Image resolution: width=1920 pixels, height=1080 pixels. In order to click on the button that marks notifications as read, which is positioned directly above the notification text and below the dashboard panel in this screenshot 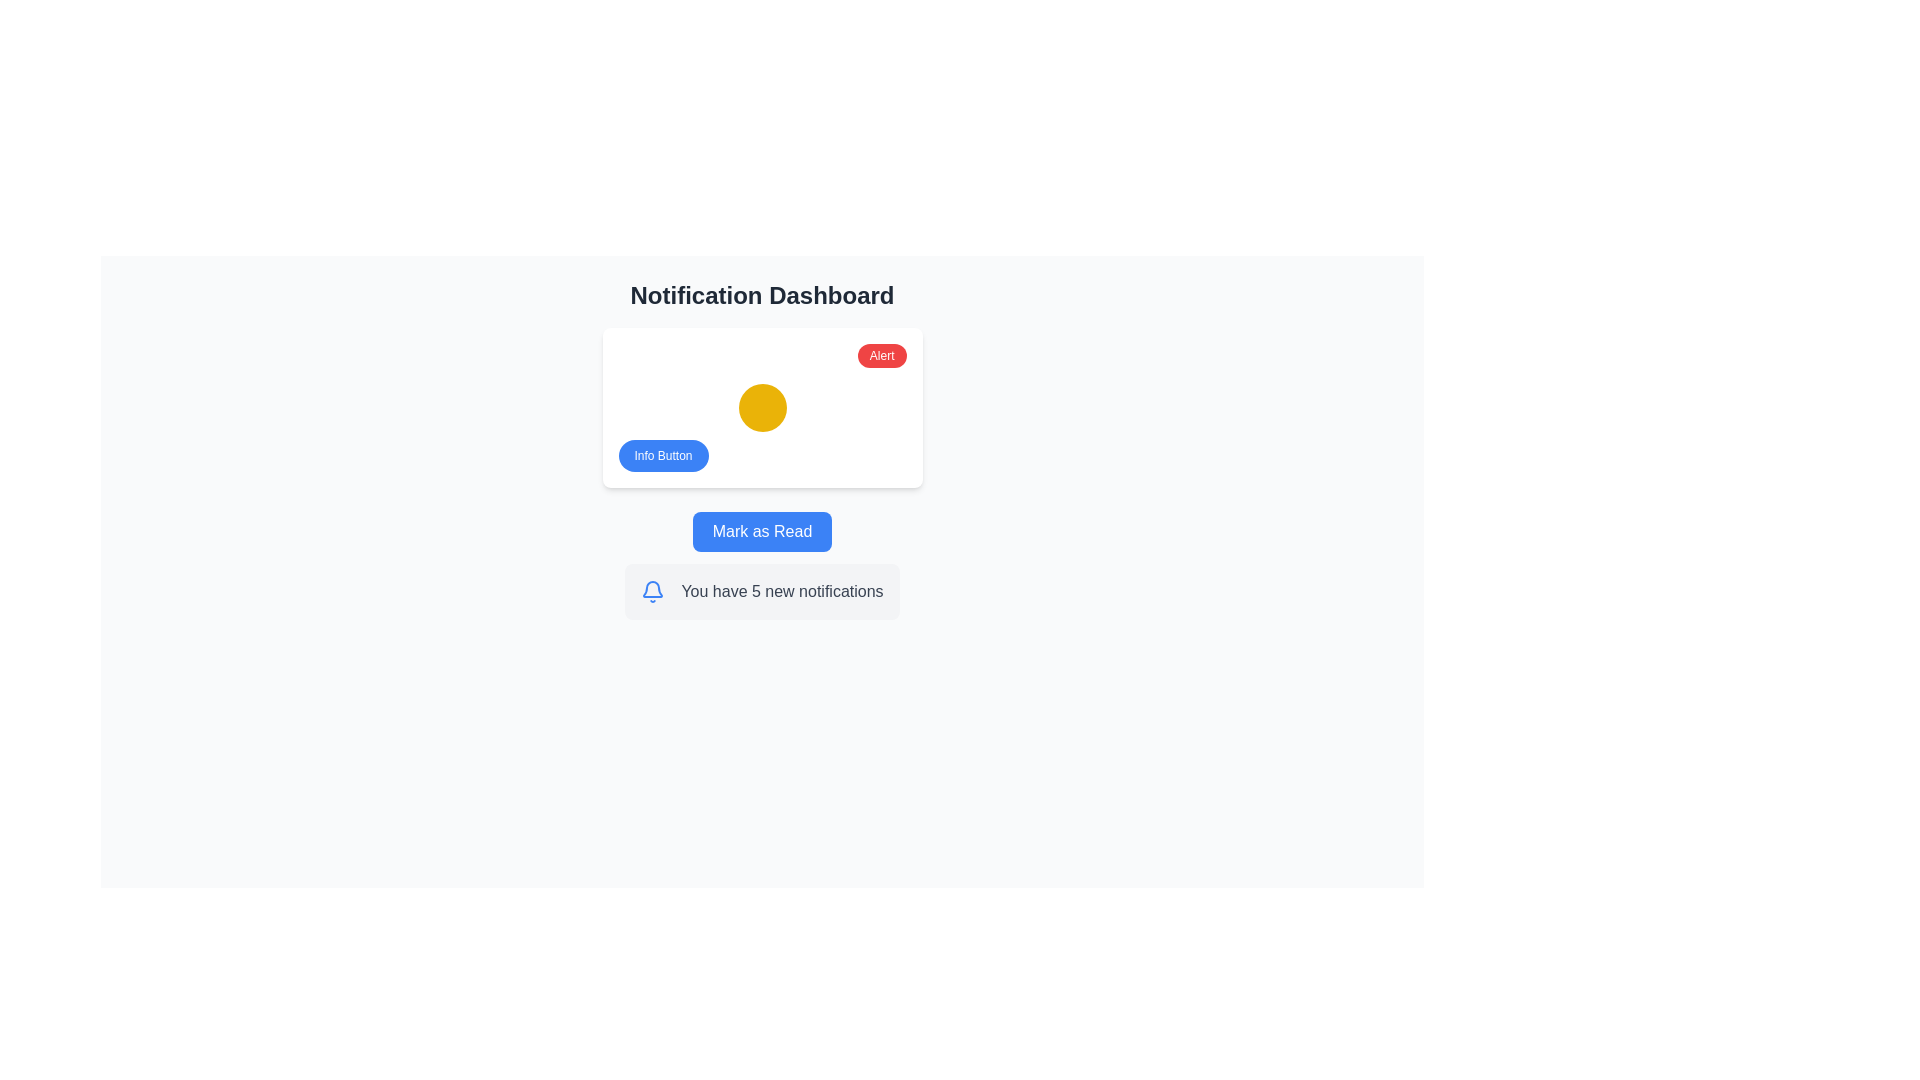, I will do `click(761, 531)`.